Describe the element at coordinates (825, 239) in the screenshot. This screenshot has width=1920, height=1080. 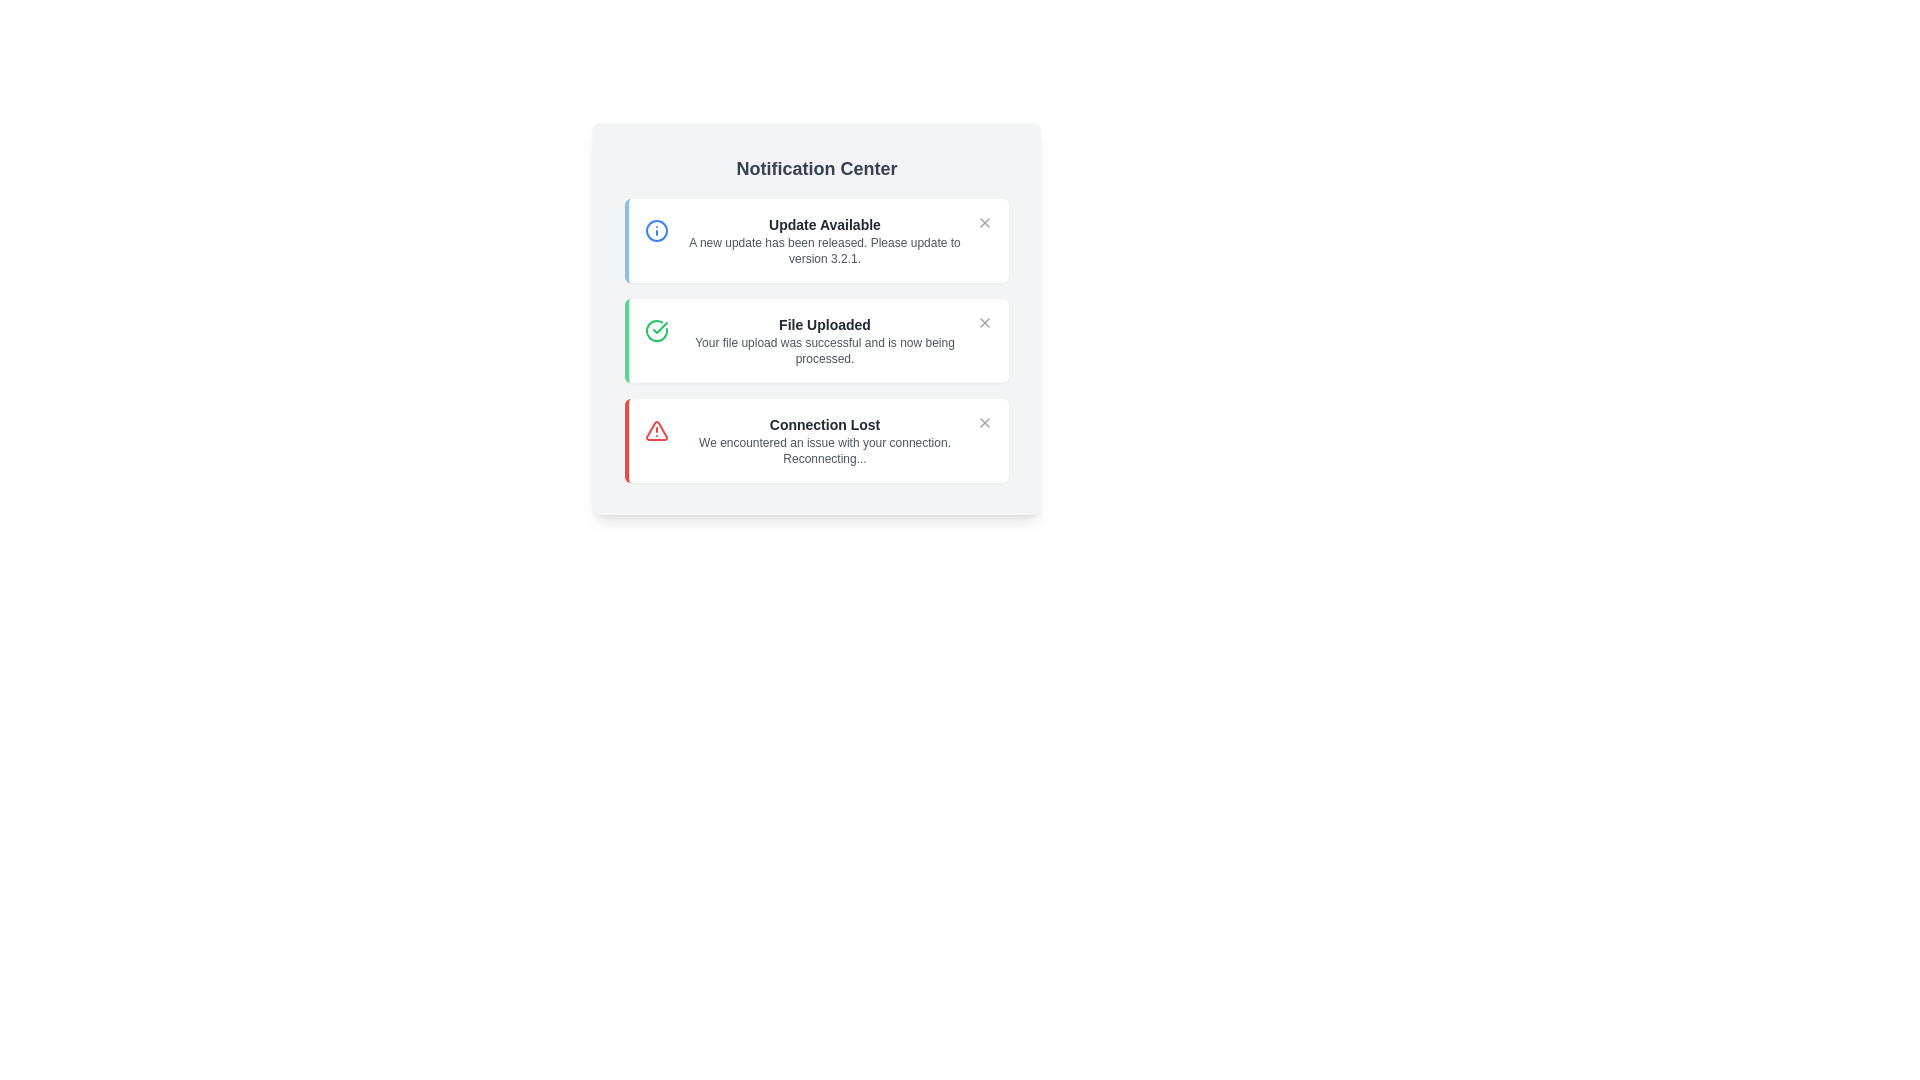
I see `the informational text block that displays 'Update Available' and 'A new update has been released. Please update to version 3.2.1.'` at that location.